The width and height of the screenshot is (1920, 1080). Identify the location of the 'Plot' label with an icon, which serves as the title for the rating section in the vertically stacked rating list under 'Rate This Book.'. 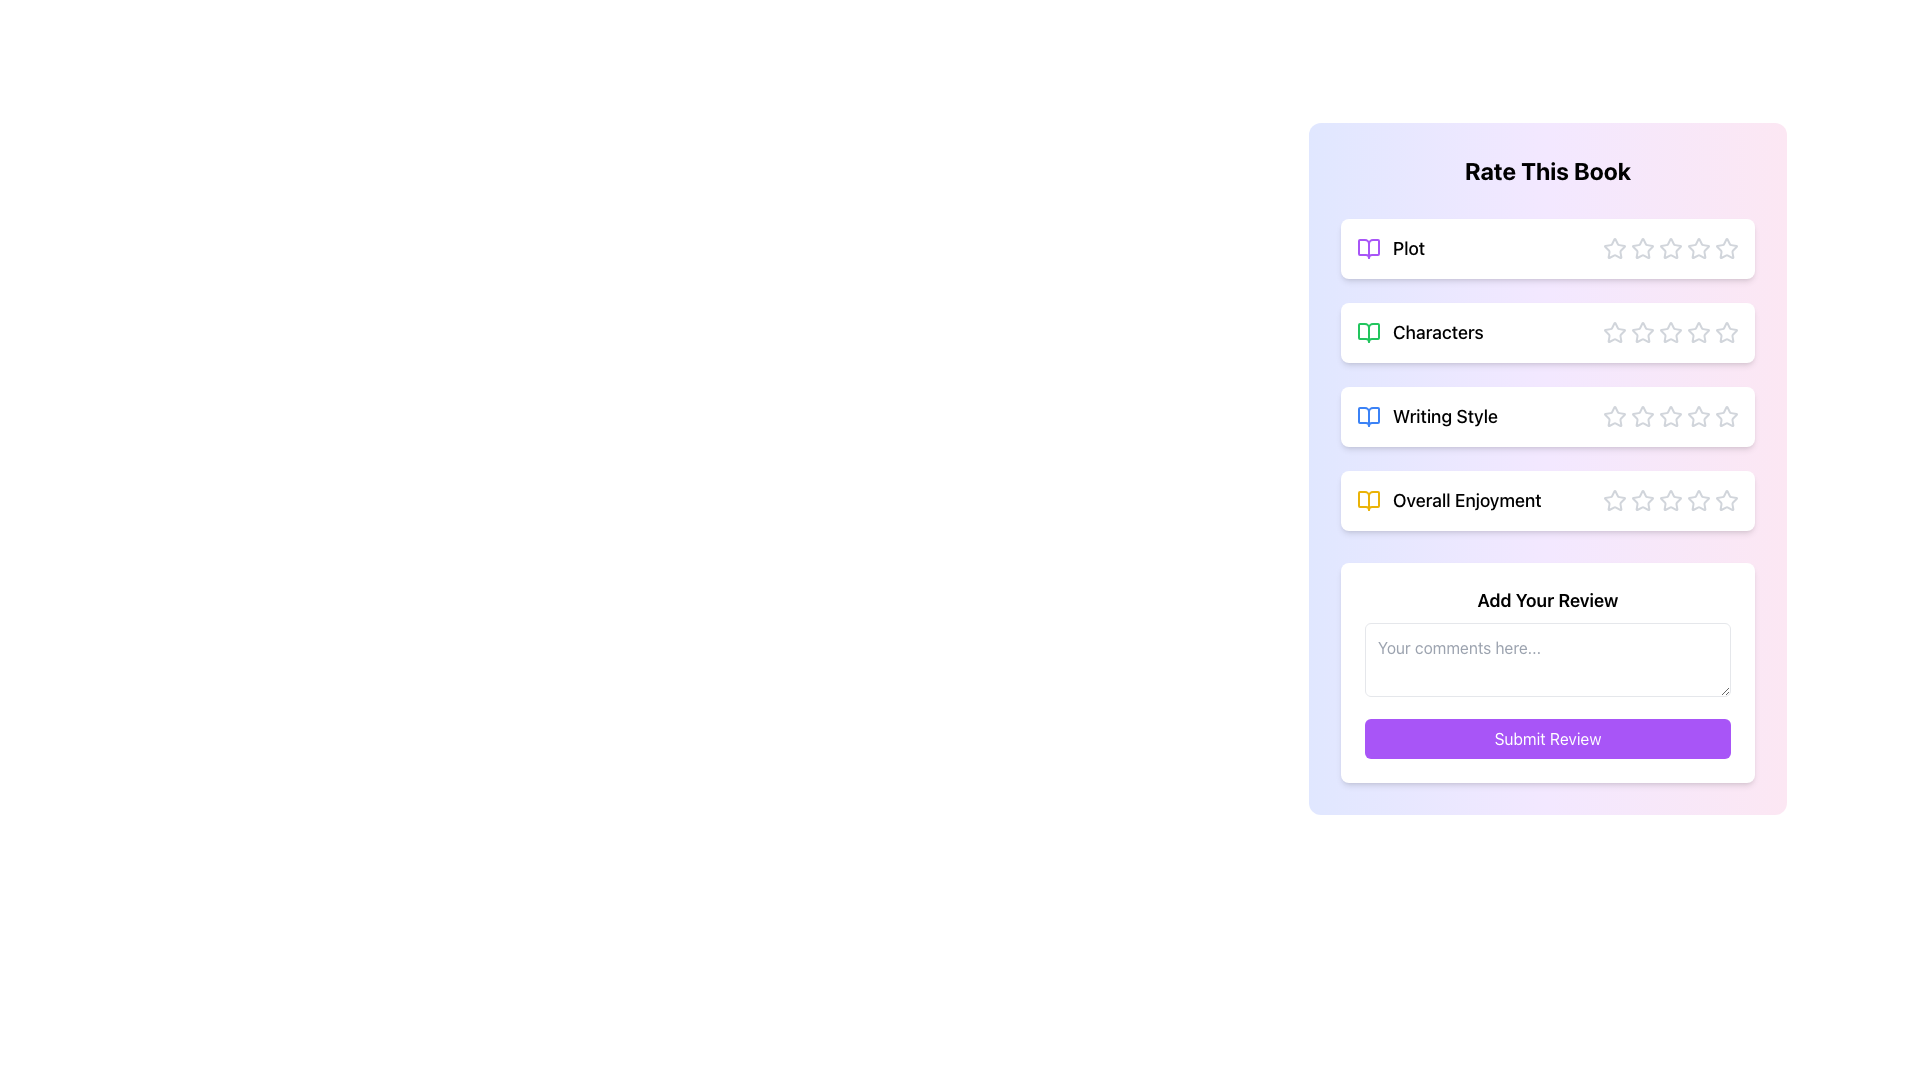
(1390, 248).